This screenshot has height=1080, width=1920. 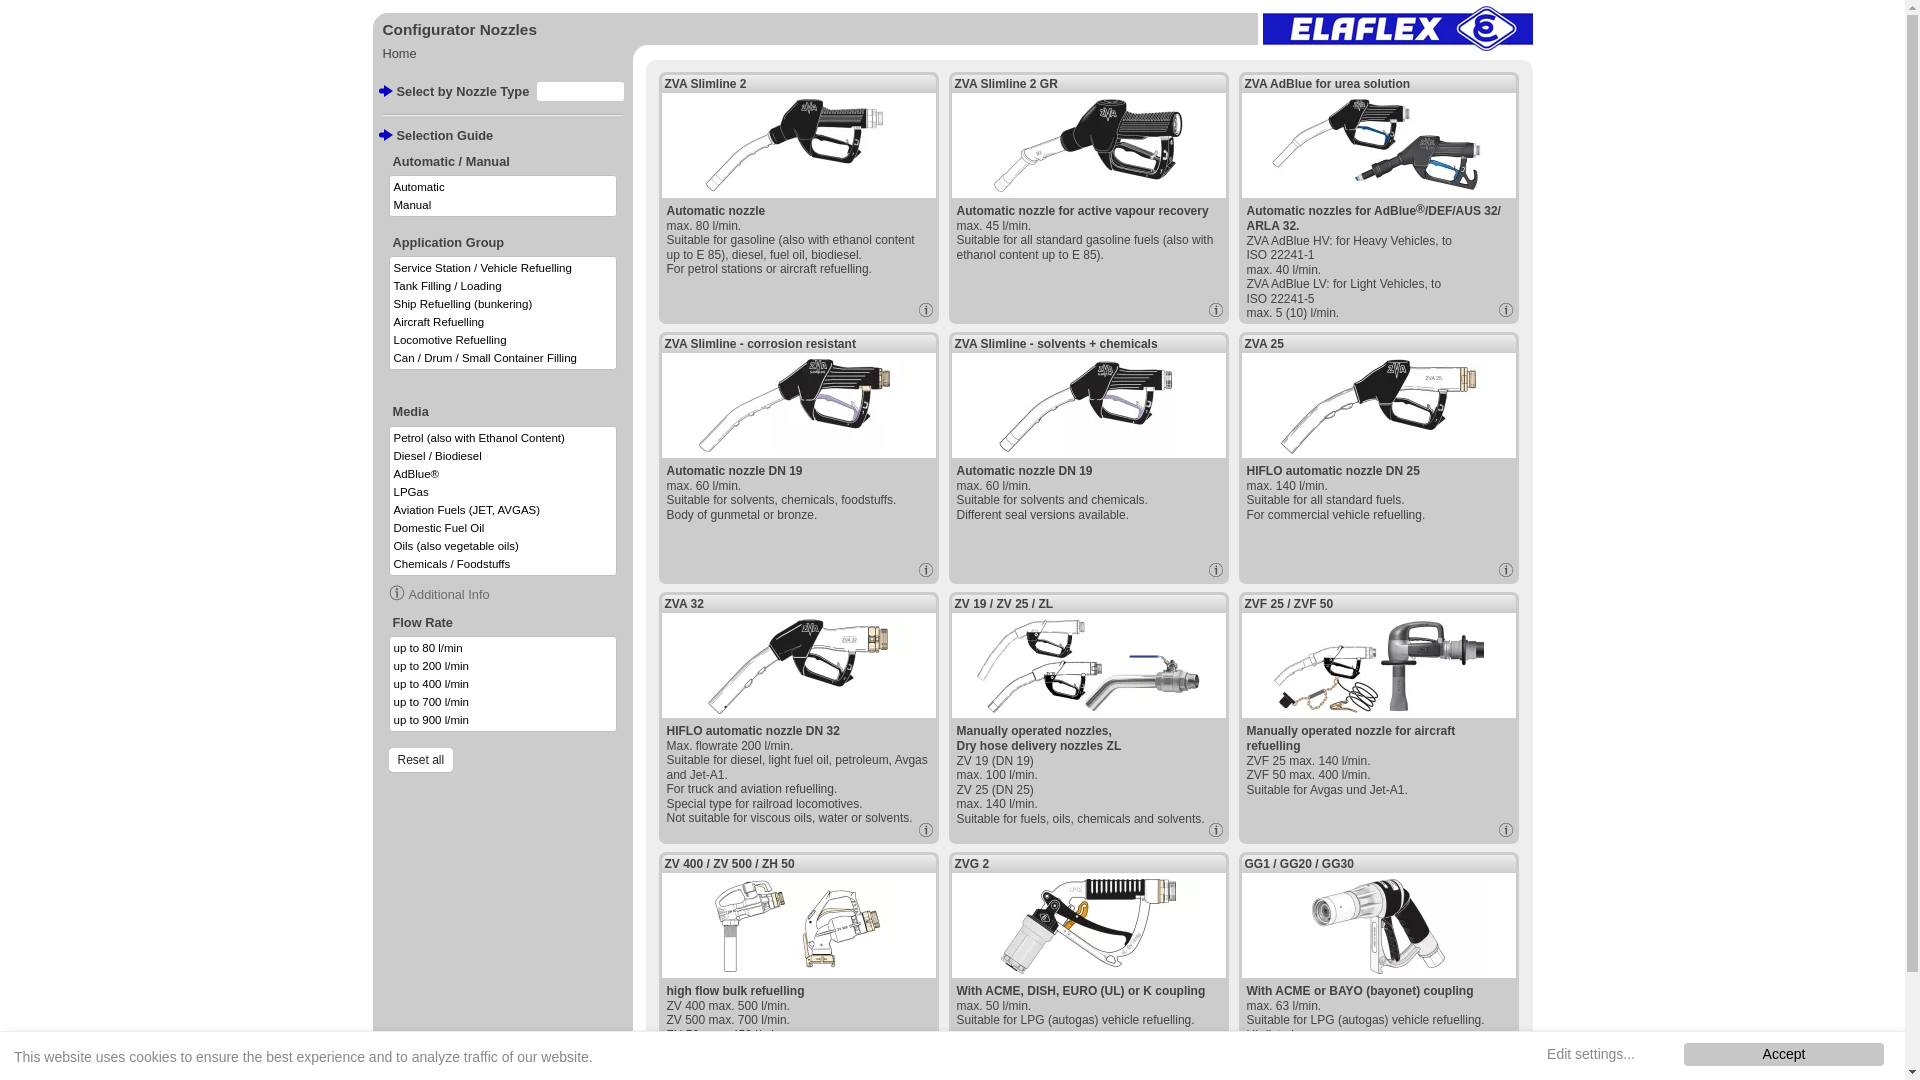 I want to click on 'up to 900 l/min', so click(x=503, y=720).